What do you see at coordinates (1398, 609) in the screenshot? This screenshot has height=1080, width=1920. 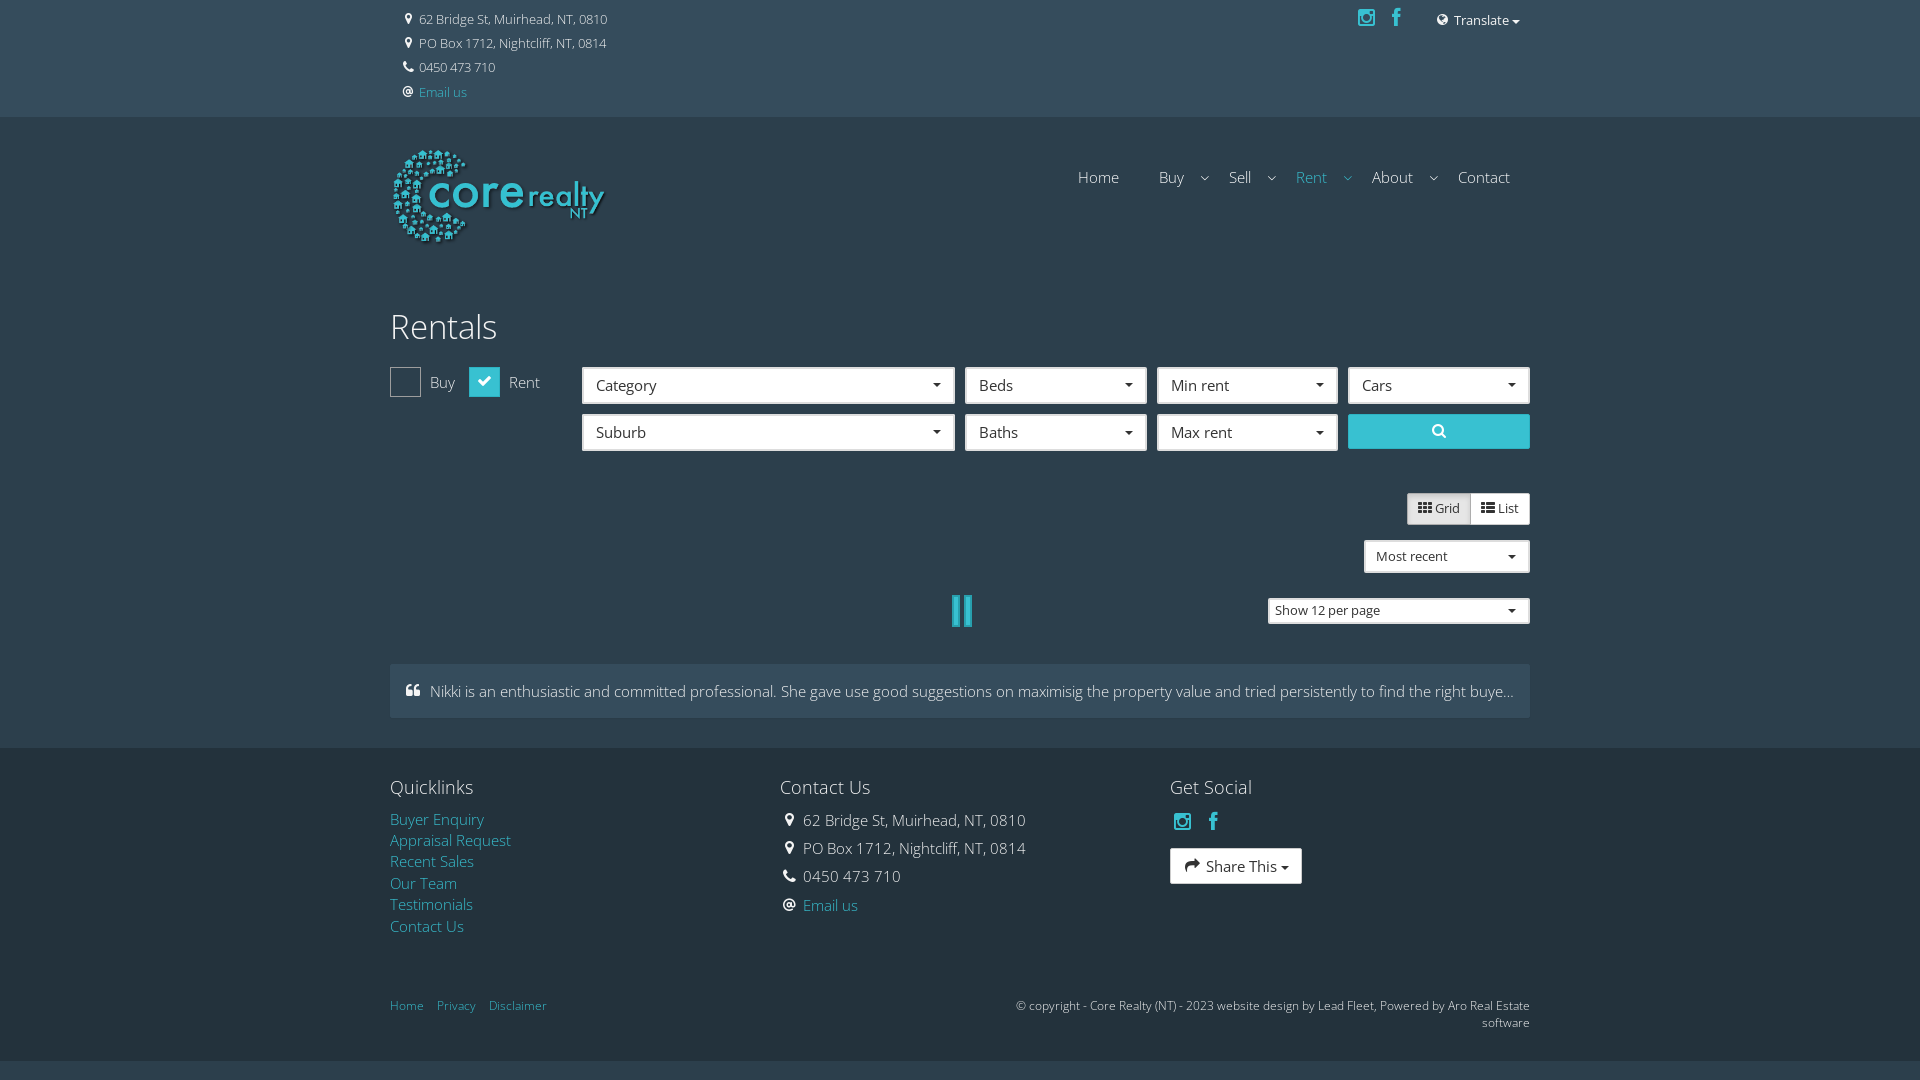 I see `'Show 12 per page` at bounding box center [1398, 609].